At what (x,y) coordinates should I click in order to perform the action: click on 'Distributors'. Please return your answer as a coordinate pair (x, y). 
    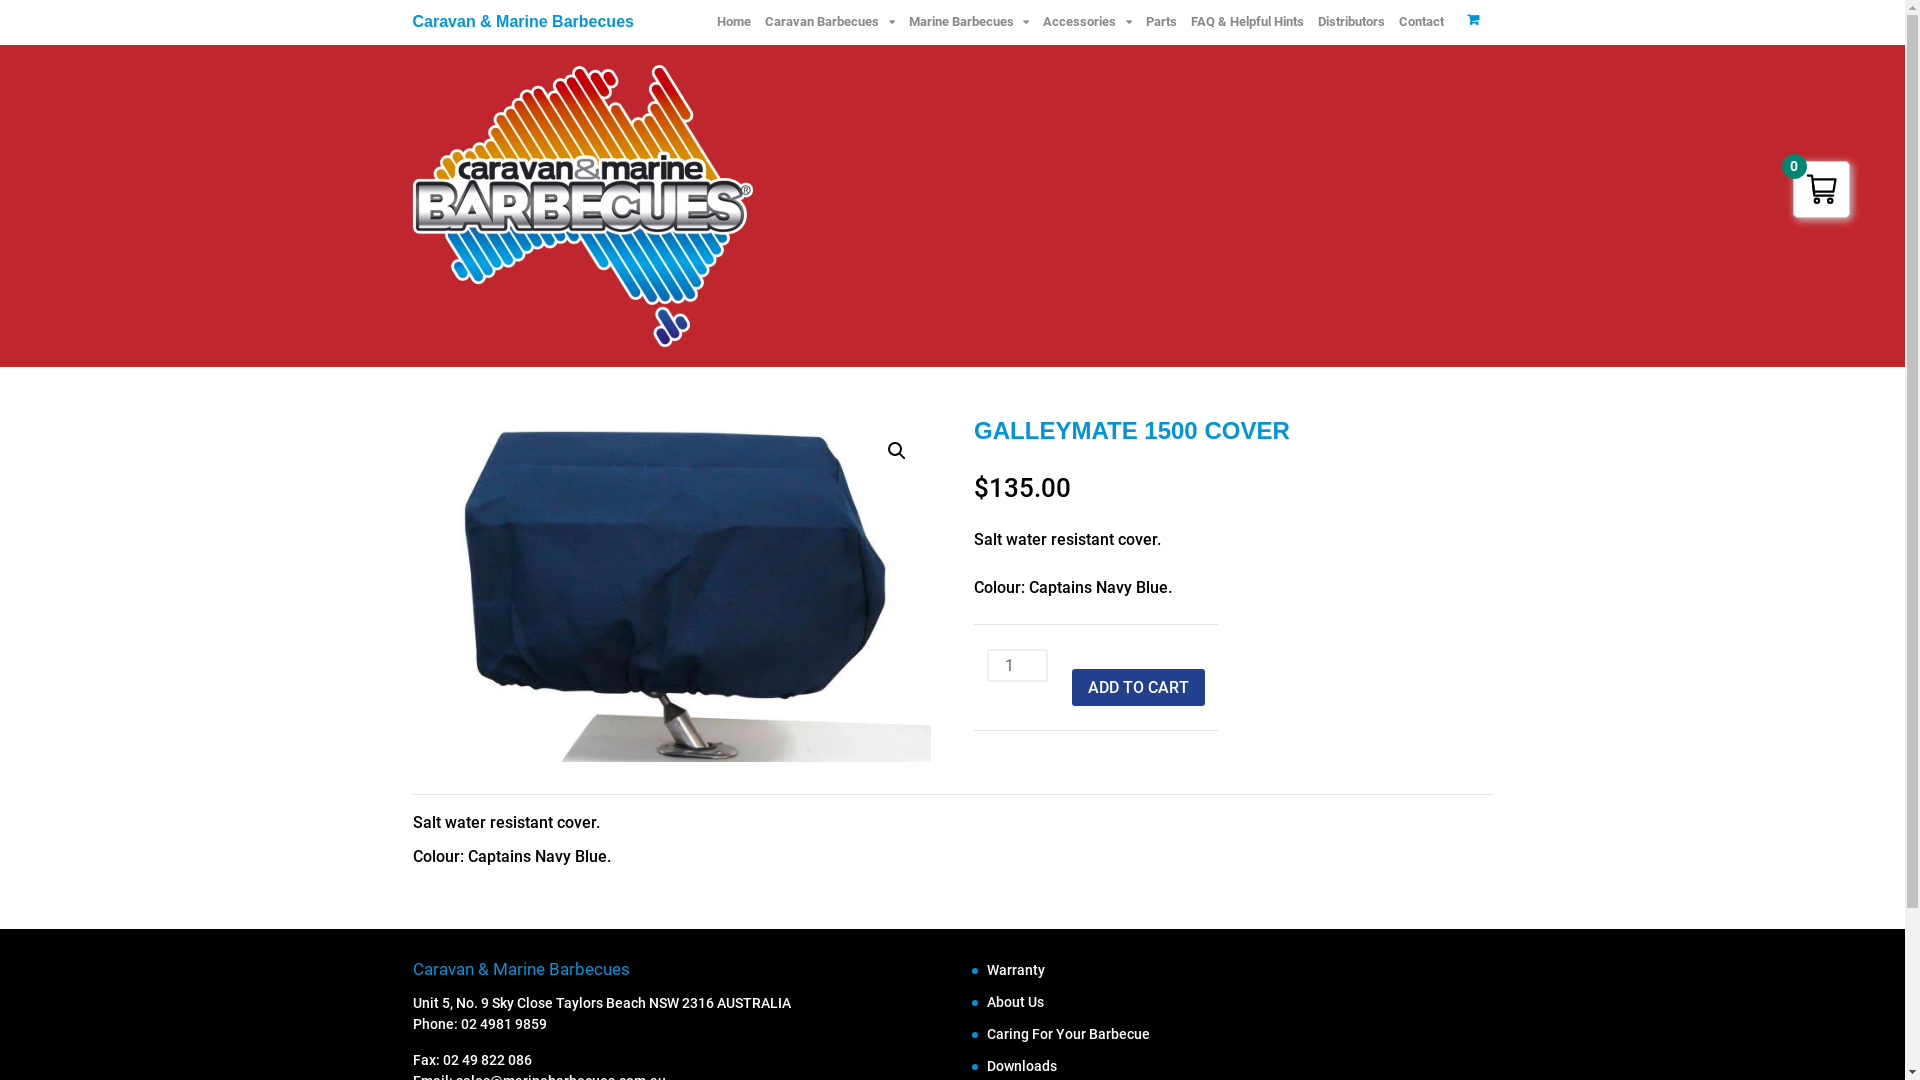
    Looking at the image, I should click on (1350, 22).